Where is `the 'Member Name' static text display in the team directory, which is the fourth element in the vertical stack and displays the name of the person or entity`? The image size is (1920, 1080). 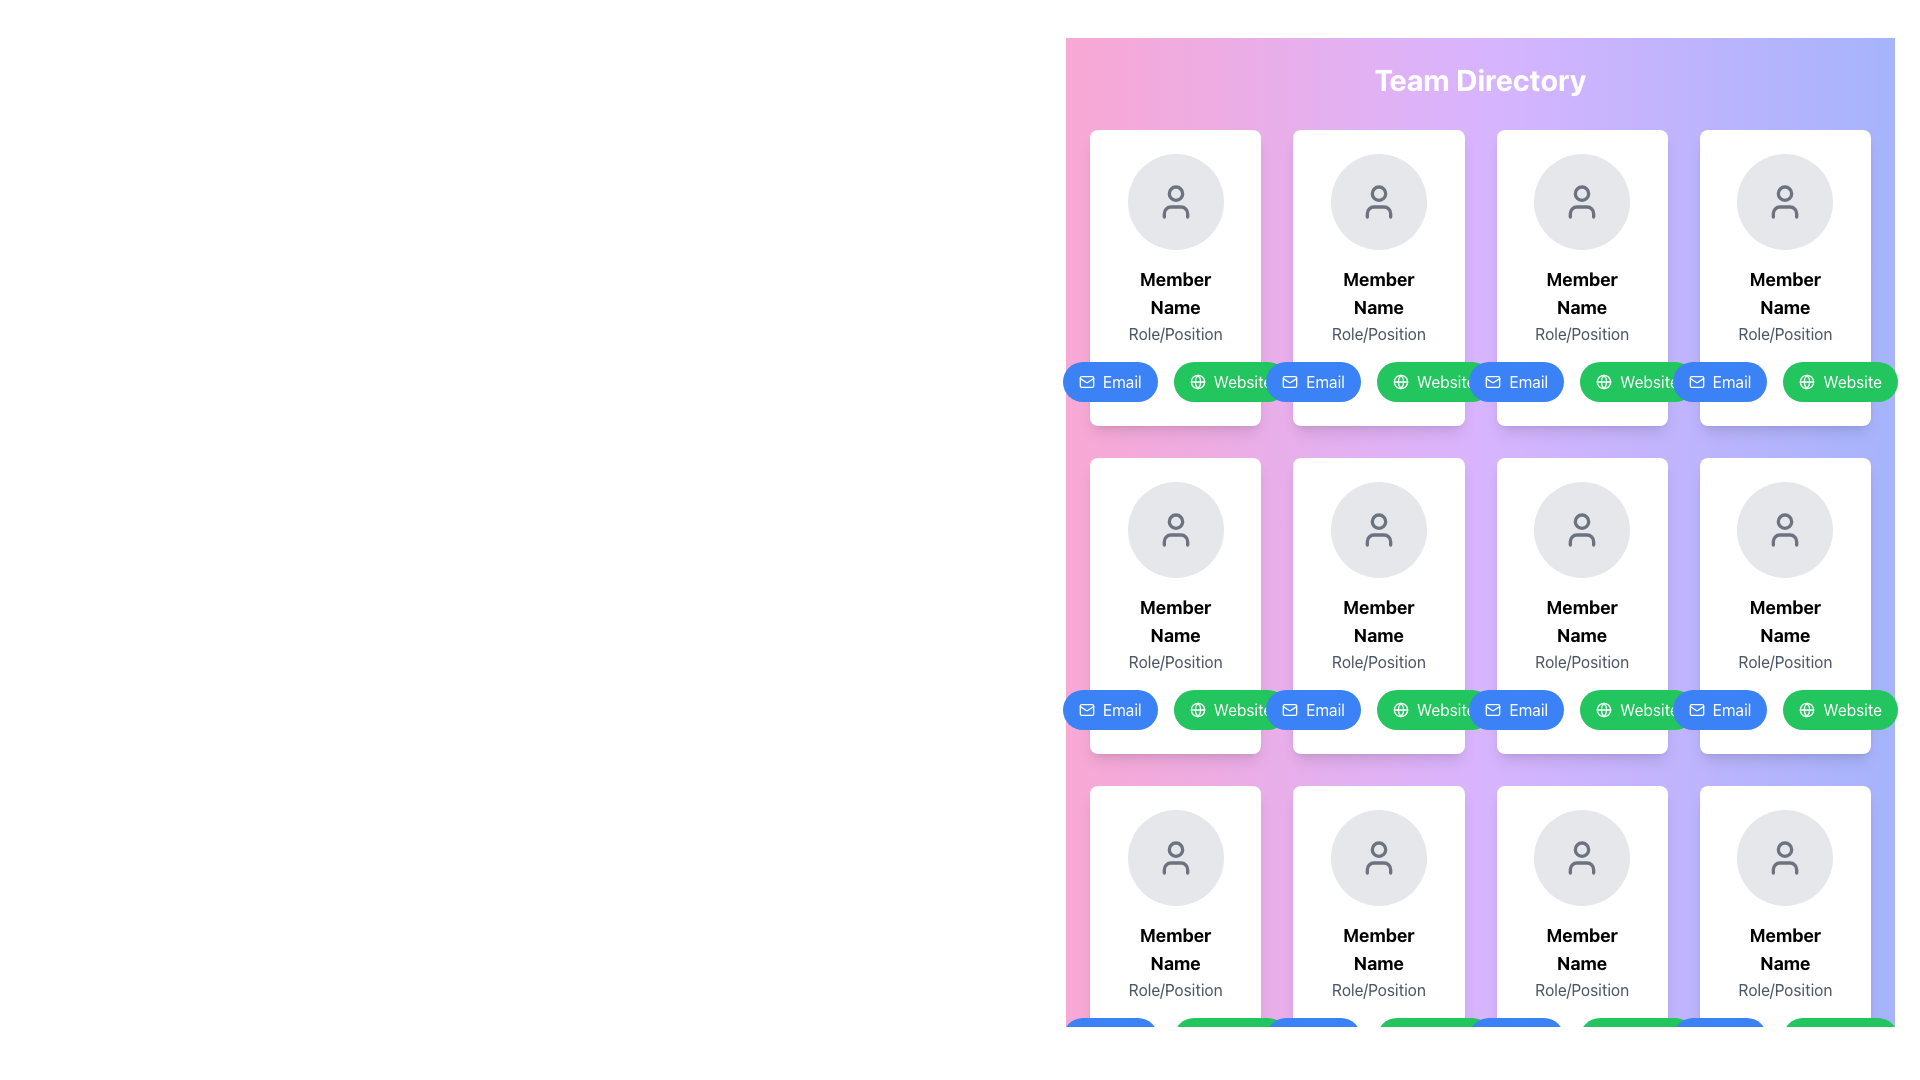 the 'Member Name' static text display in the team directory, which is the fourth element in the vertical stack and displays the name of the person or entity is located at coordinates (1581, 620).